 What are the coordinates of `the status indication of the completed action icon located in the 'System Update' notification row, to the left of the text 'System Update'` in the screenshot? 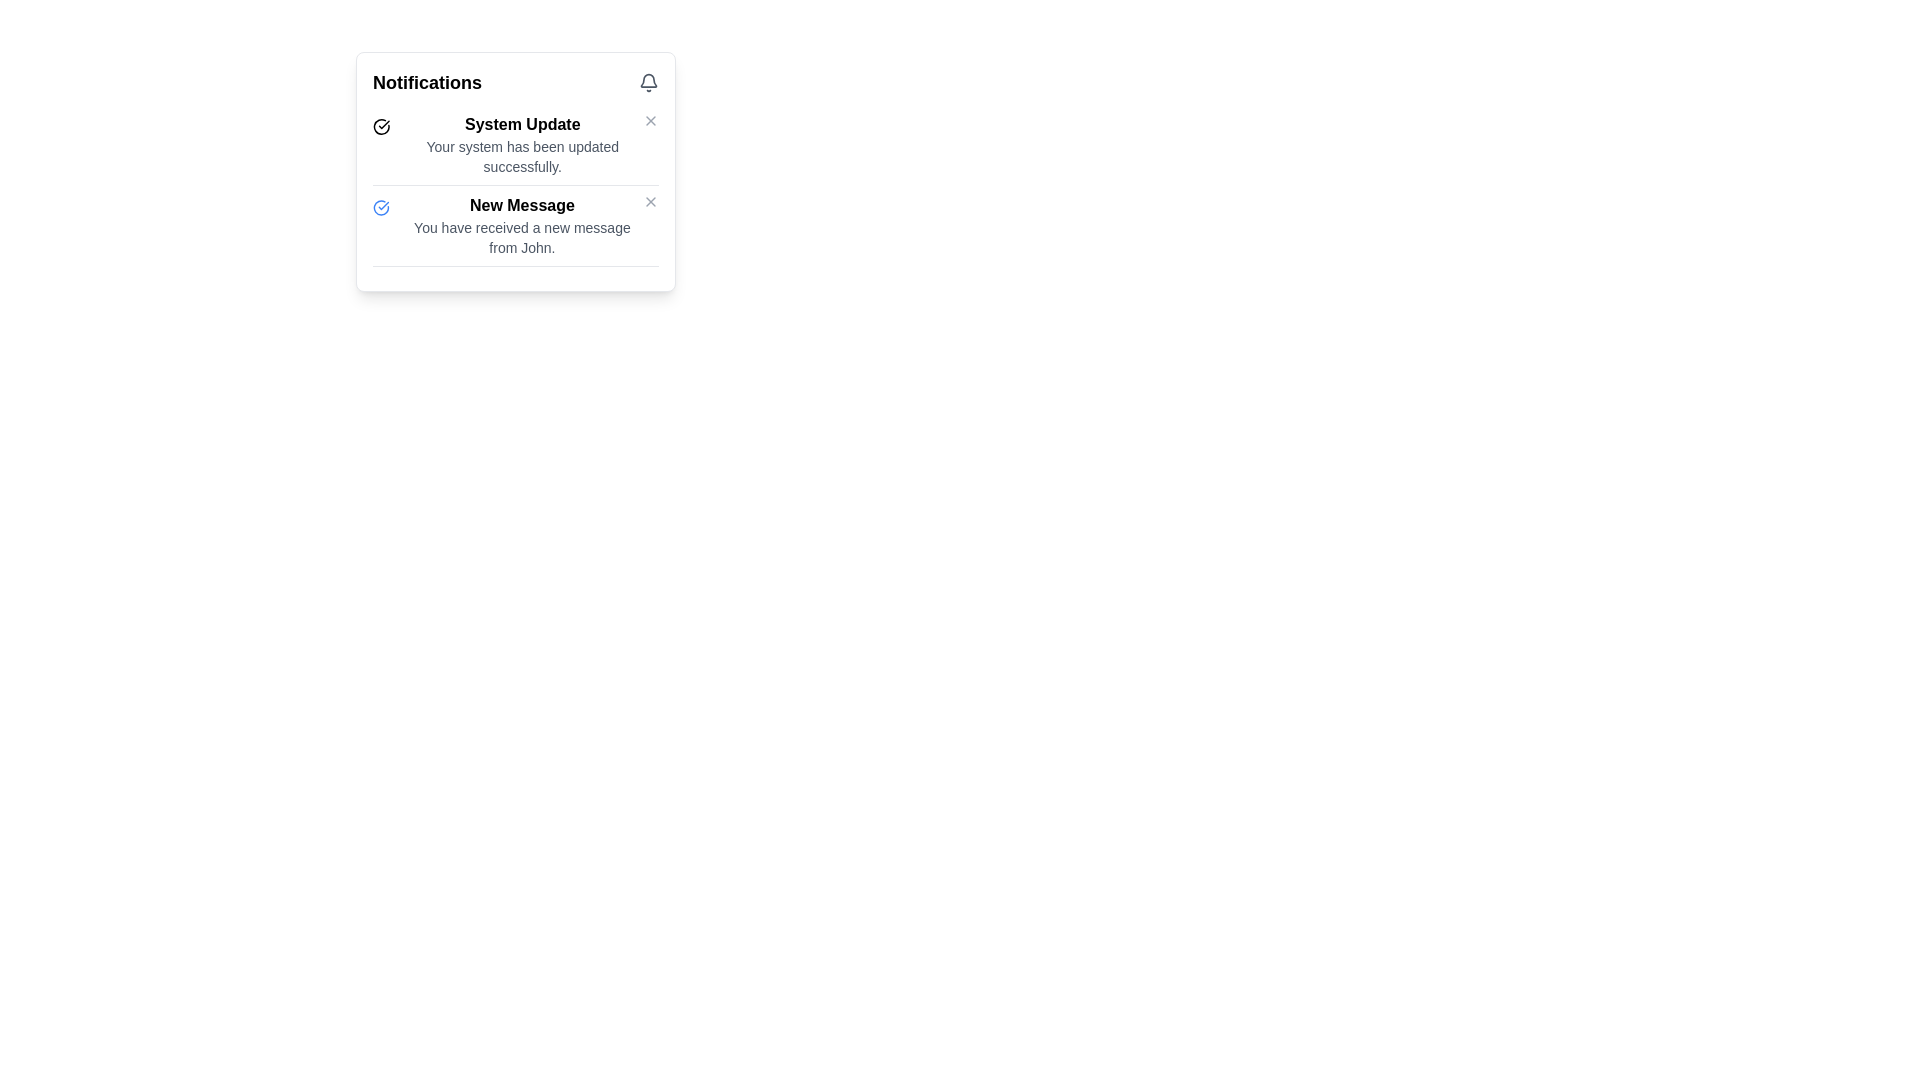 It's located at (381, 127).